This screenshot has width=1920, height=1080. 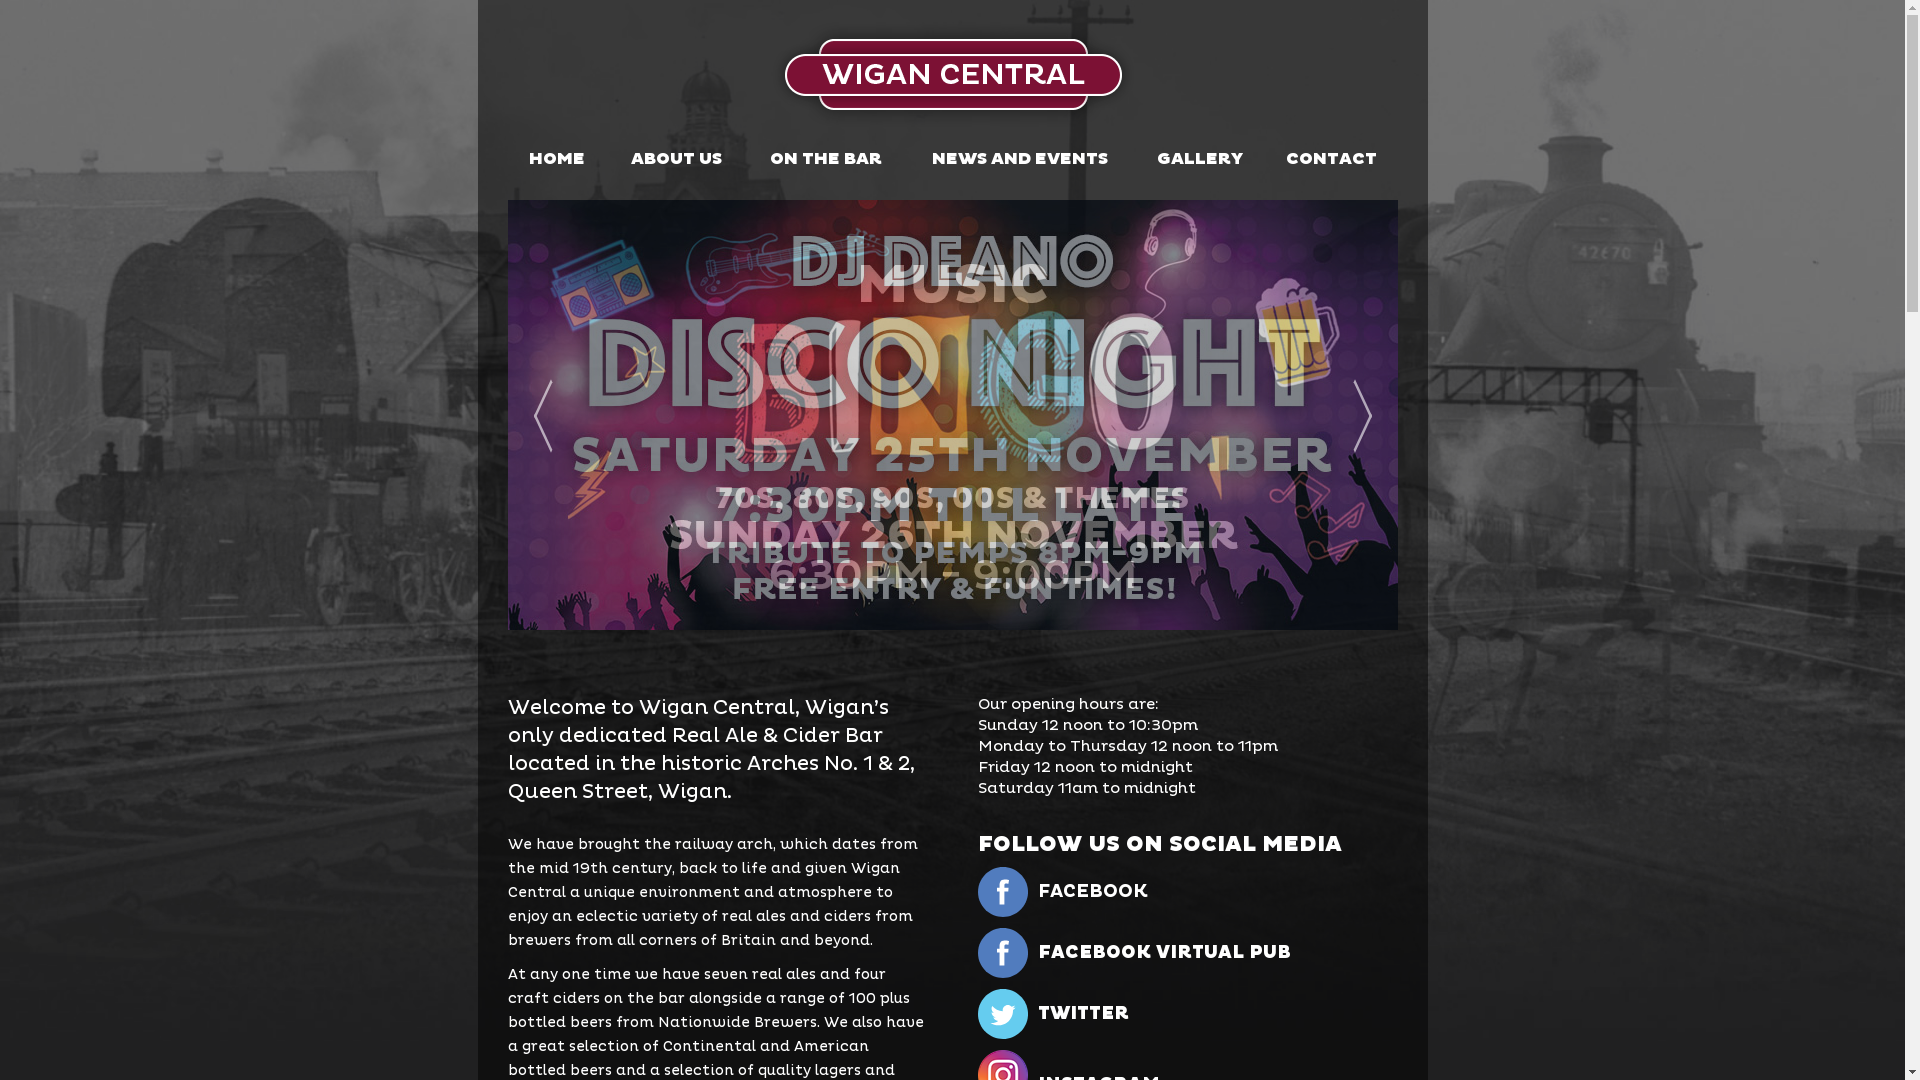 I want to click on 'ABOUT US', so click(x=676, y=158).